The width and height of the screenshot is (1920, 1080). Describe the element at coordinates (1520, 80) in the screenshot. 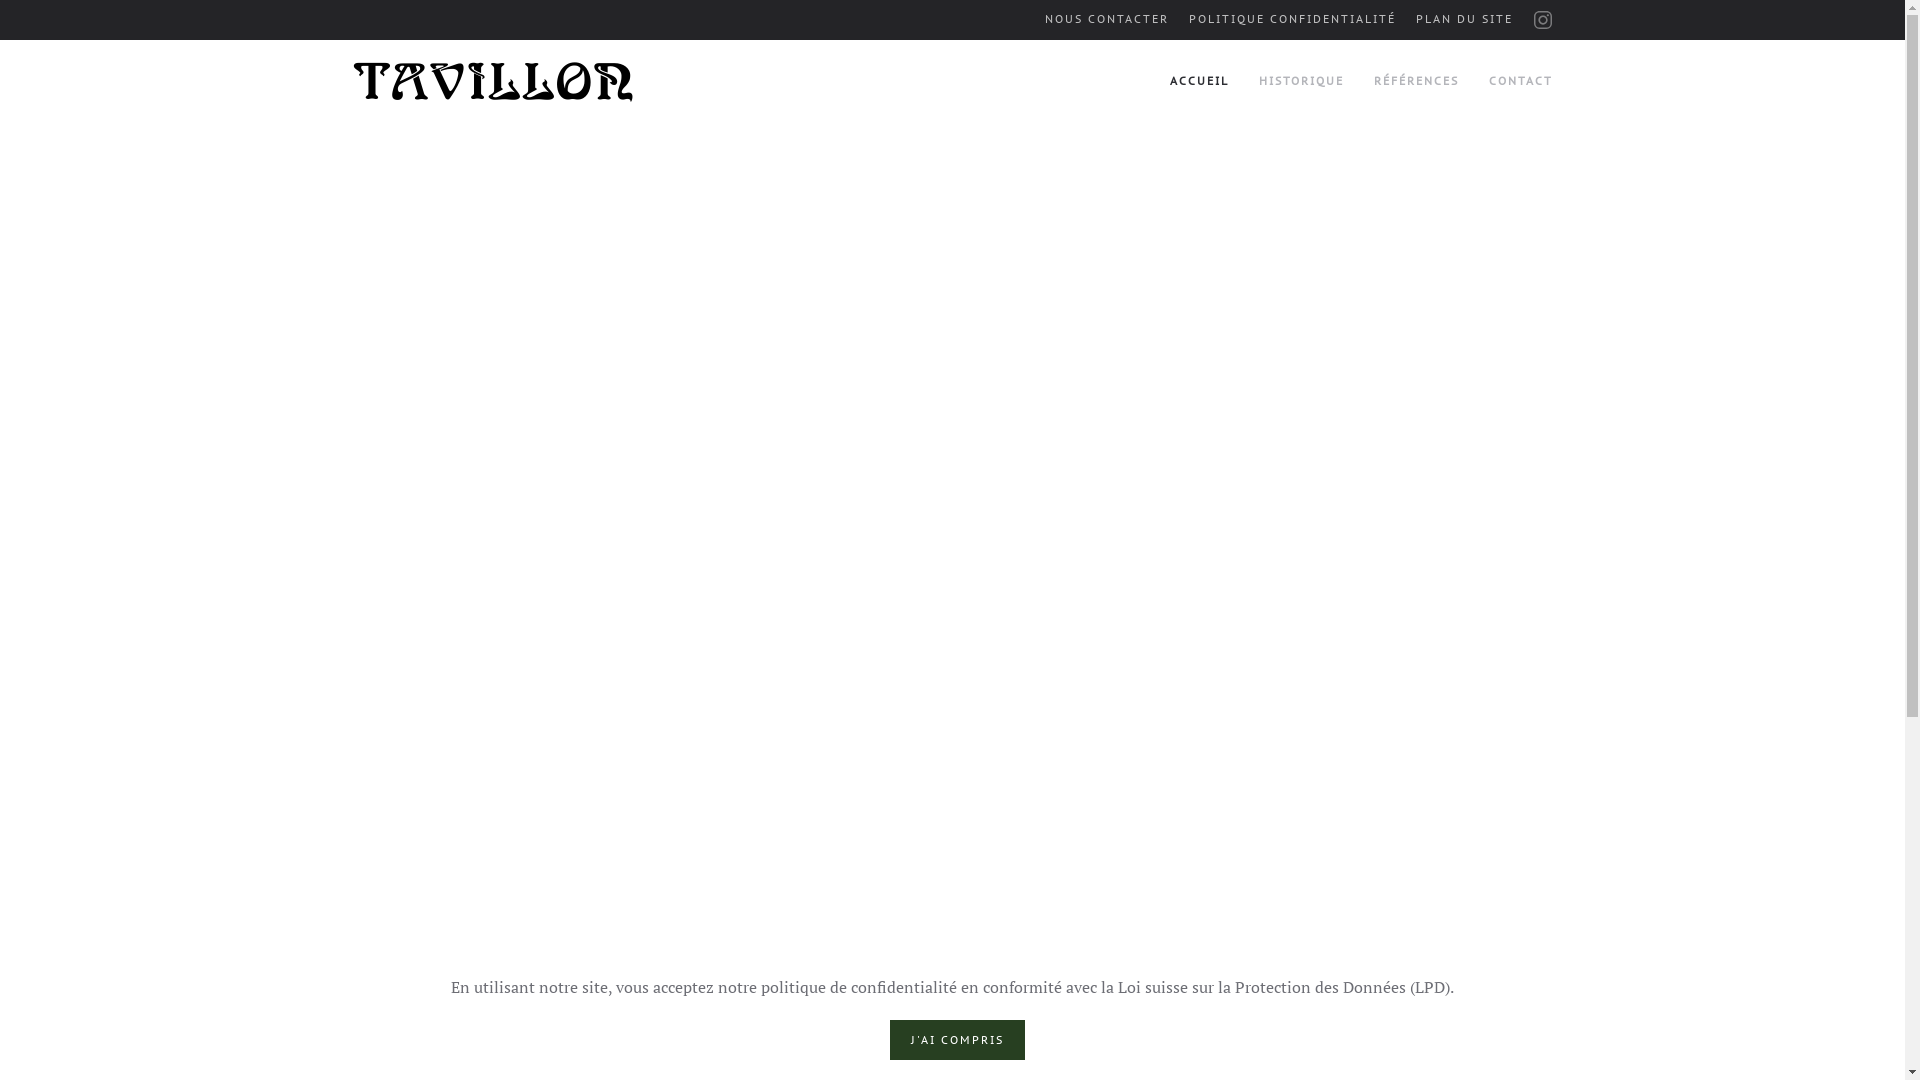

I see `'CONTACT'` at that location.